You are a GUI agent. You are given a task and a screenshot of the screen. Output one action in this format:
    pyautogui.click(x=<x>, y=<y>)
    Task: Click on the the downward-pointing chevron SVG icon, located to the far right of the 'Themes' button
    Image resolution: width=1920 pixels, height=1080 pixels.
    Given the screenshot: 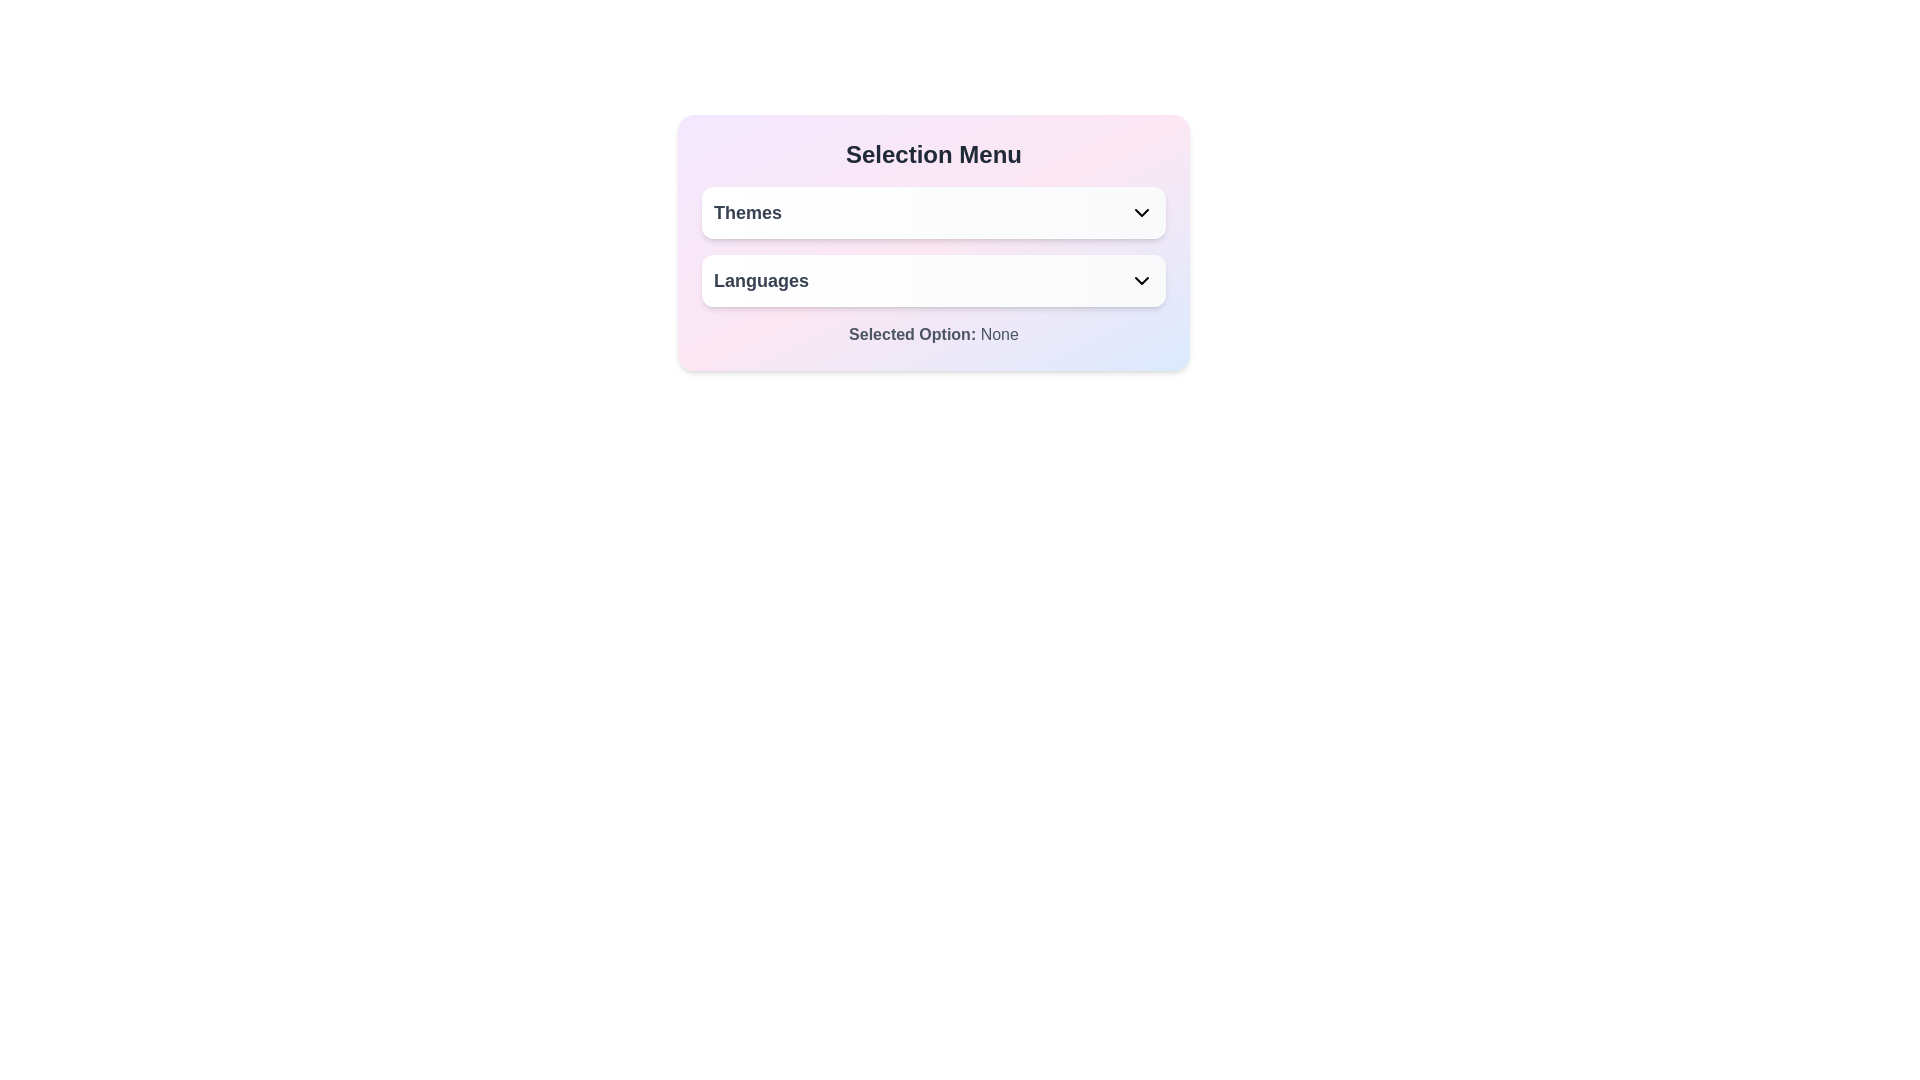 What is the action you would take?
    pyautogui.click(x=1142, y=212)
    